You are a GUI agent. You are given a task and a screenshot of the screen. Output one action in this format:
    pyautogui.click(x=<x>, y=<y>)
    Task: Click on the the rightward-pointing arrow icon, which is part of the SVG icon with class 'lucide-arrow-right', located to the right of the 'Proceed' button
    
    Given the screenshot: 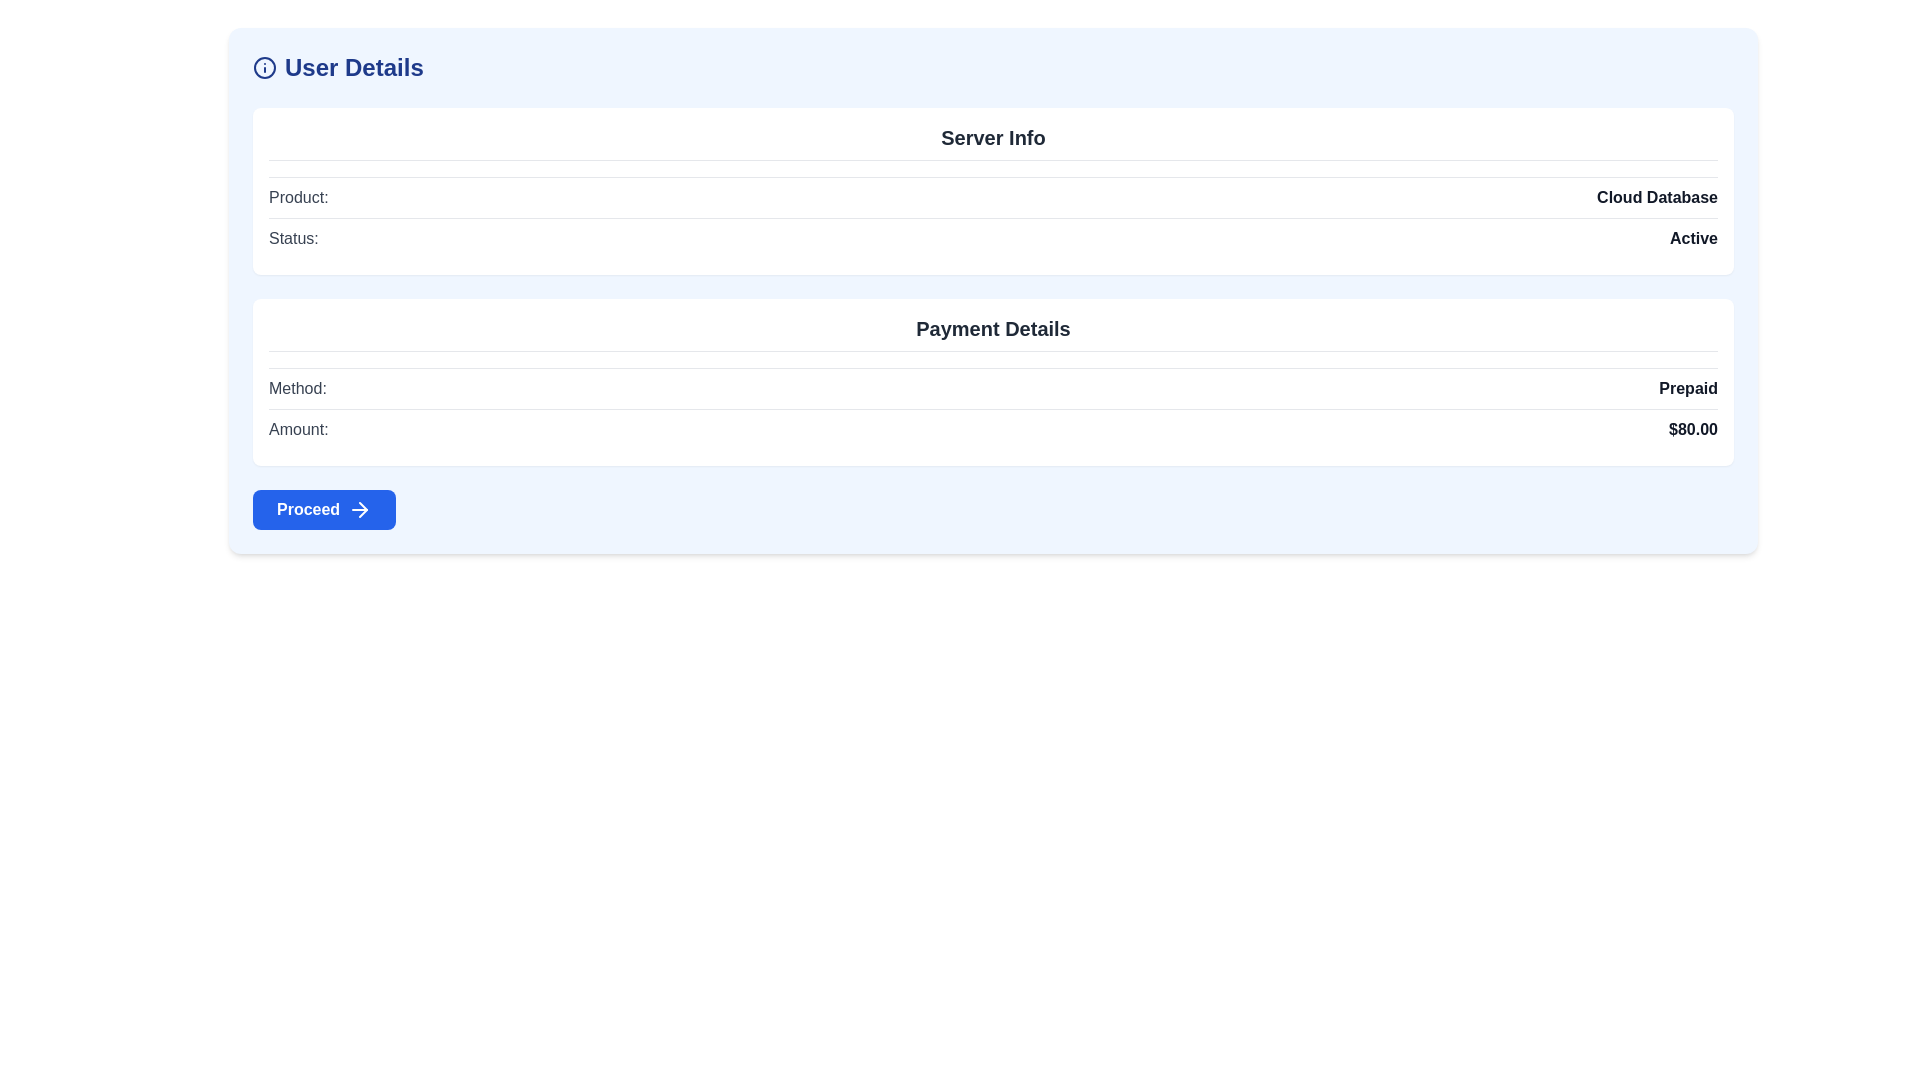 What is the action you would take?
    pyautogui.click(x=363, y=508)
    